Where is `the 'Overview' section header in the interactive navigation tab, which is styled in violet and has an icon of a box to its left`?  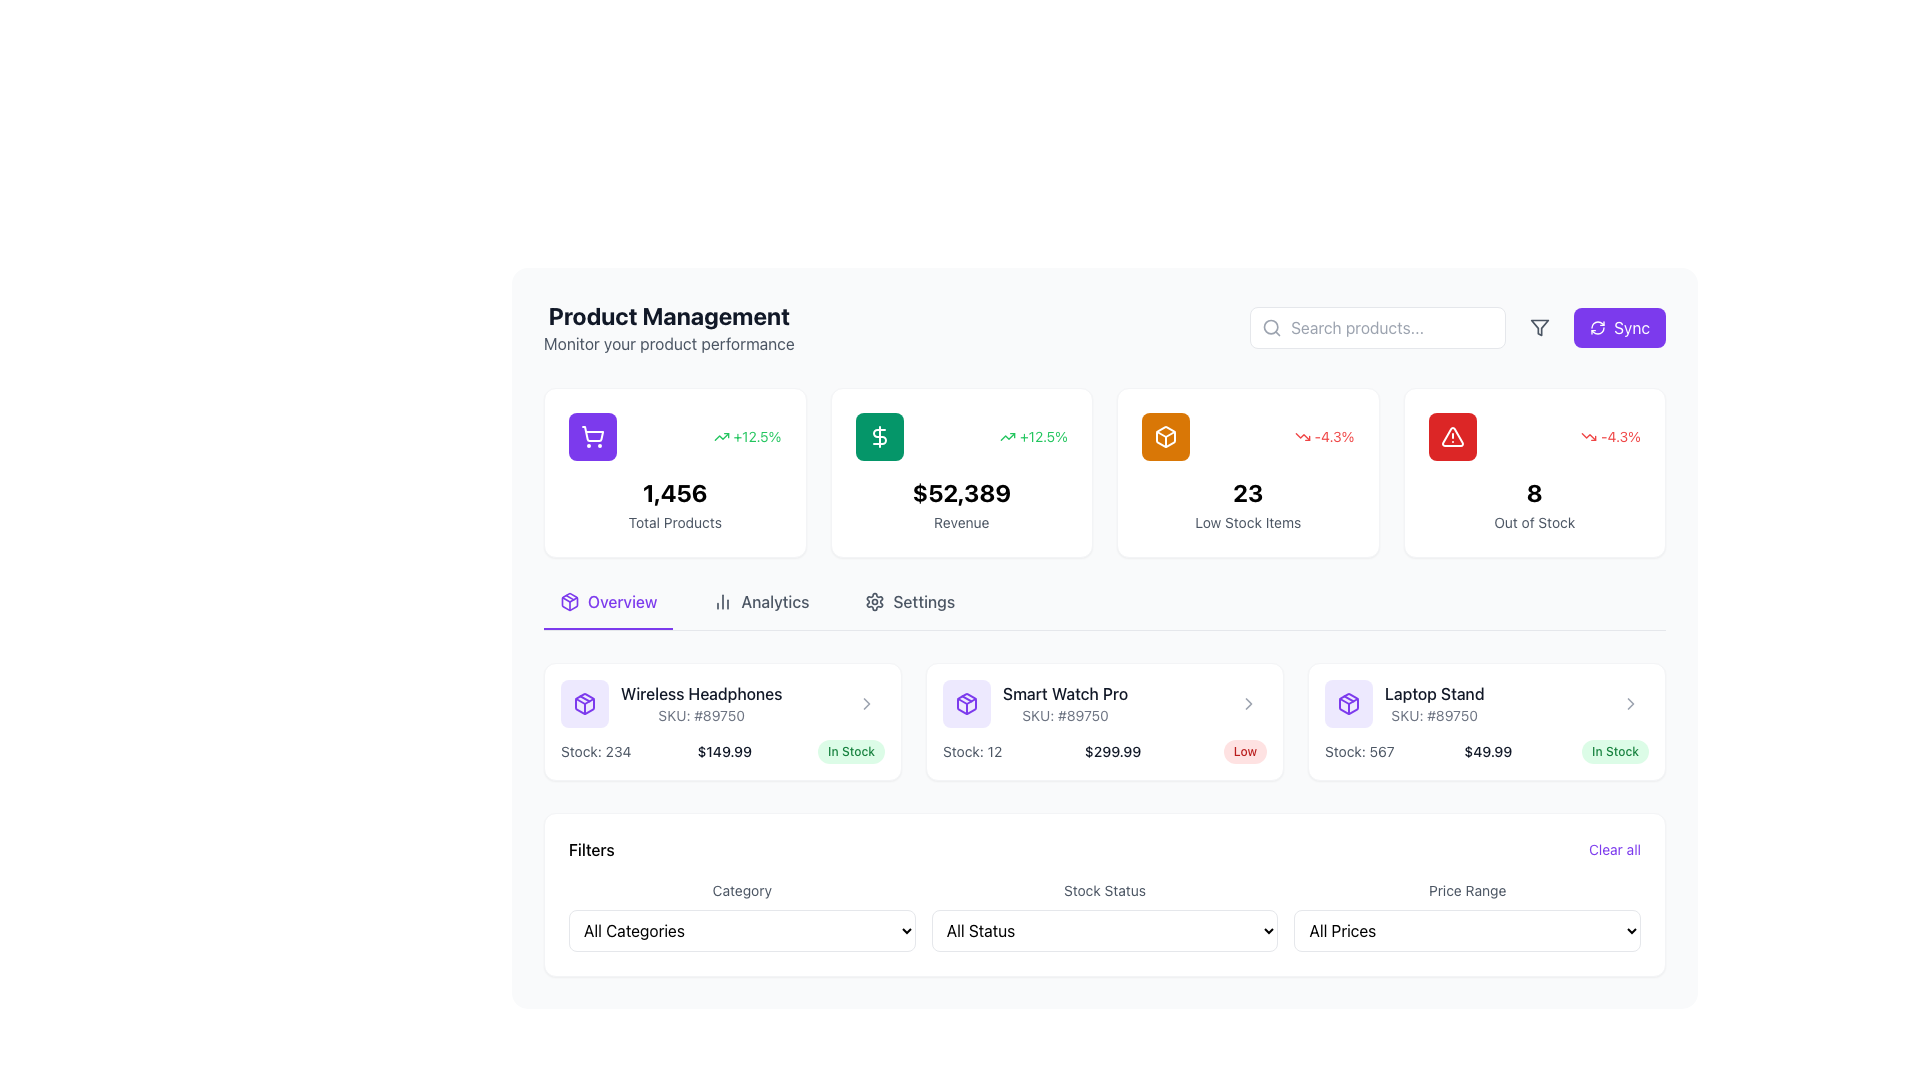
the 'Overview' section header in the interactive navigation tab, which is styled in violet and has an icon of a box to its left is located at coordinates (607, 608).